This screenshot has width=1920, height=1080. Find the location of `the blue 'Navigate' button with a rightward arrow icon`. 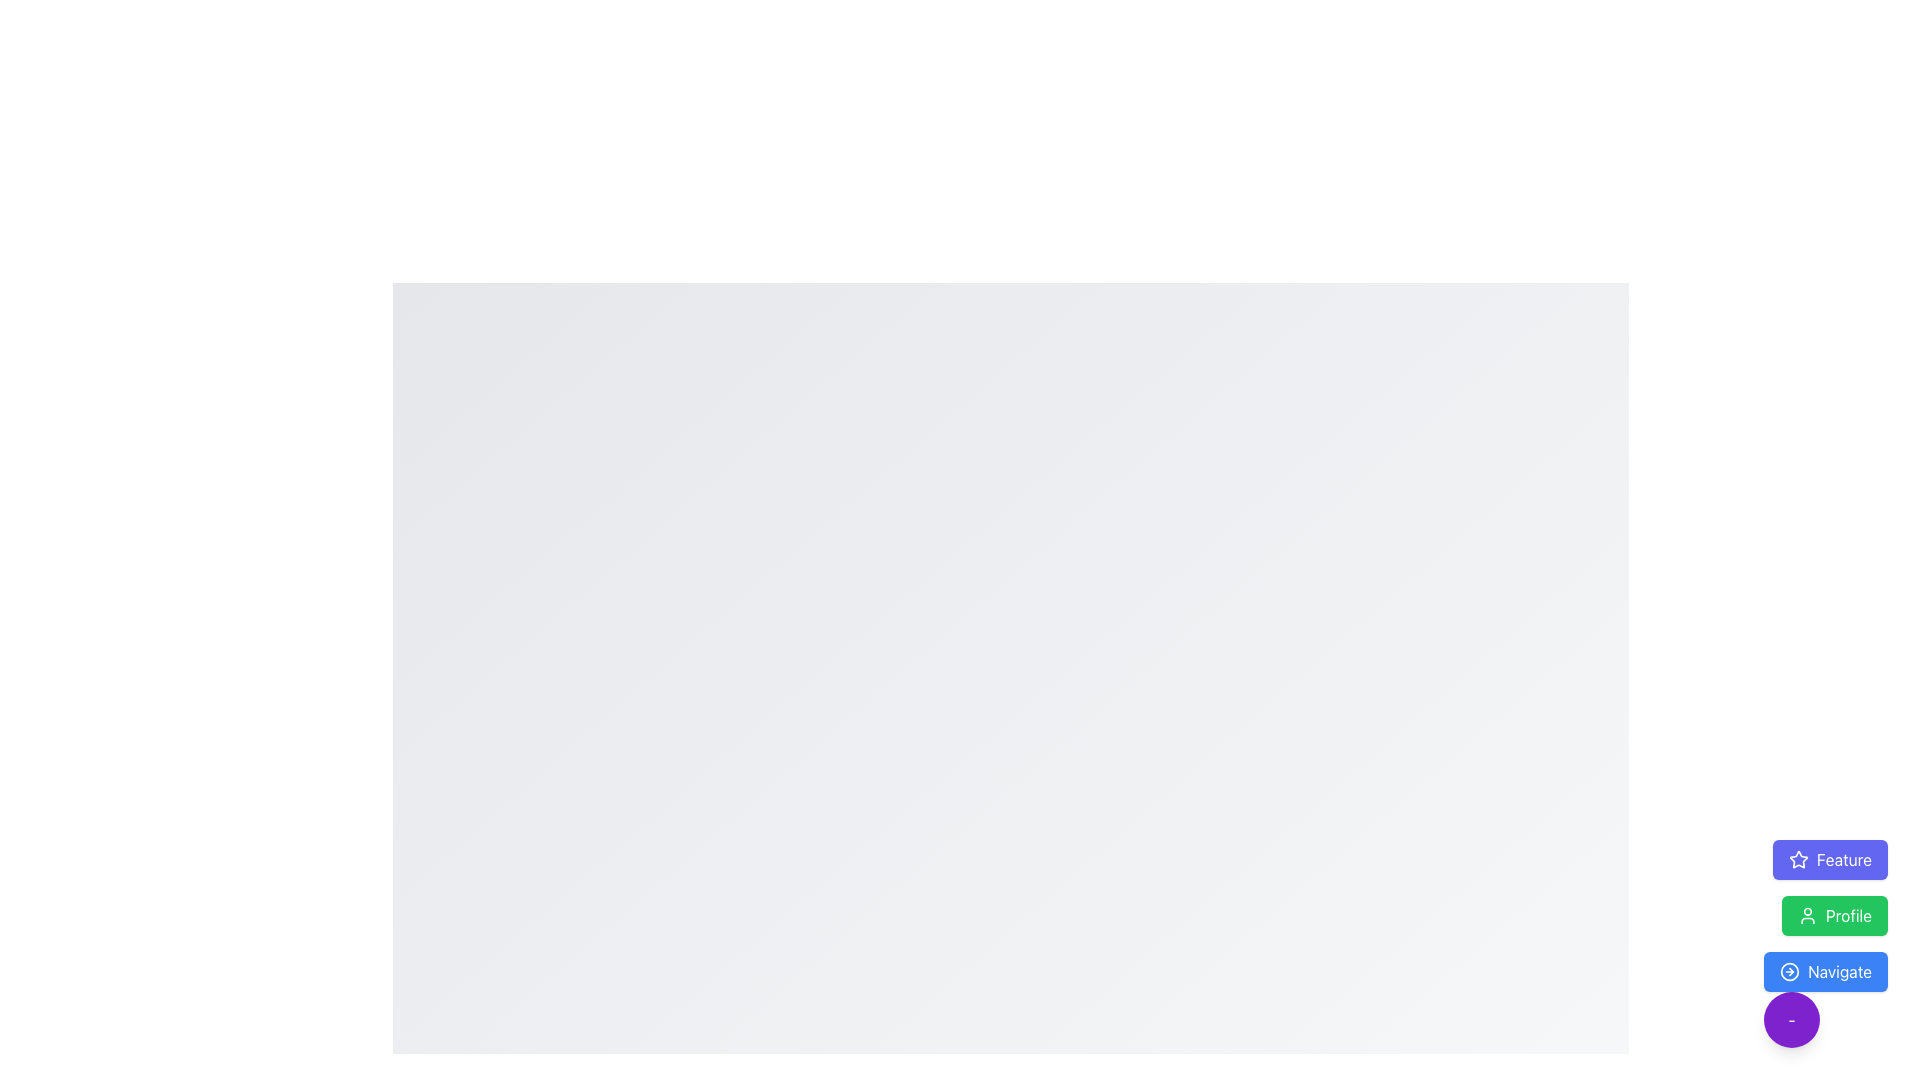

the blue 'Navigate' button with a rightward arrow icon is located at coordinates (1826, 971).